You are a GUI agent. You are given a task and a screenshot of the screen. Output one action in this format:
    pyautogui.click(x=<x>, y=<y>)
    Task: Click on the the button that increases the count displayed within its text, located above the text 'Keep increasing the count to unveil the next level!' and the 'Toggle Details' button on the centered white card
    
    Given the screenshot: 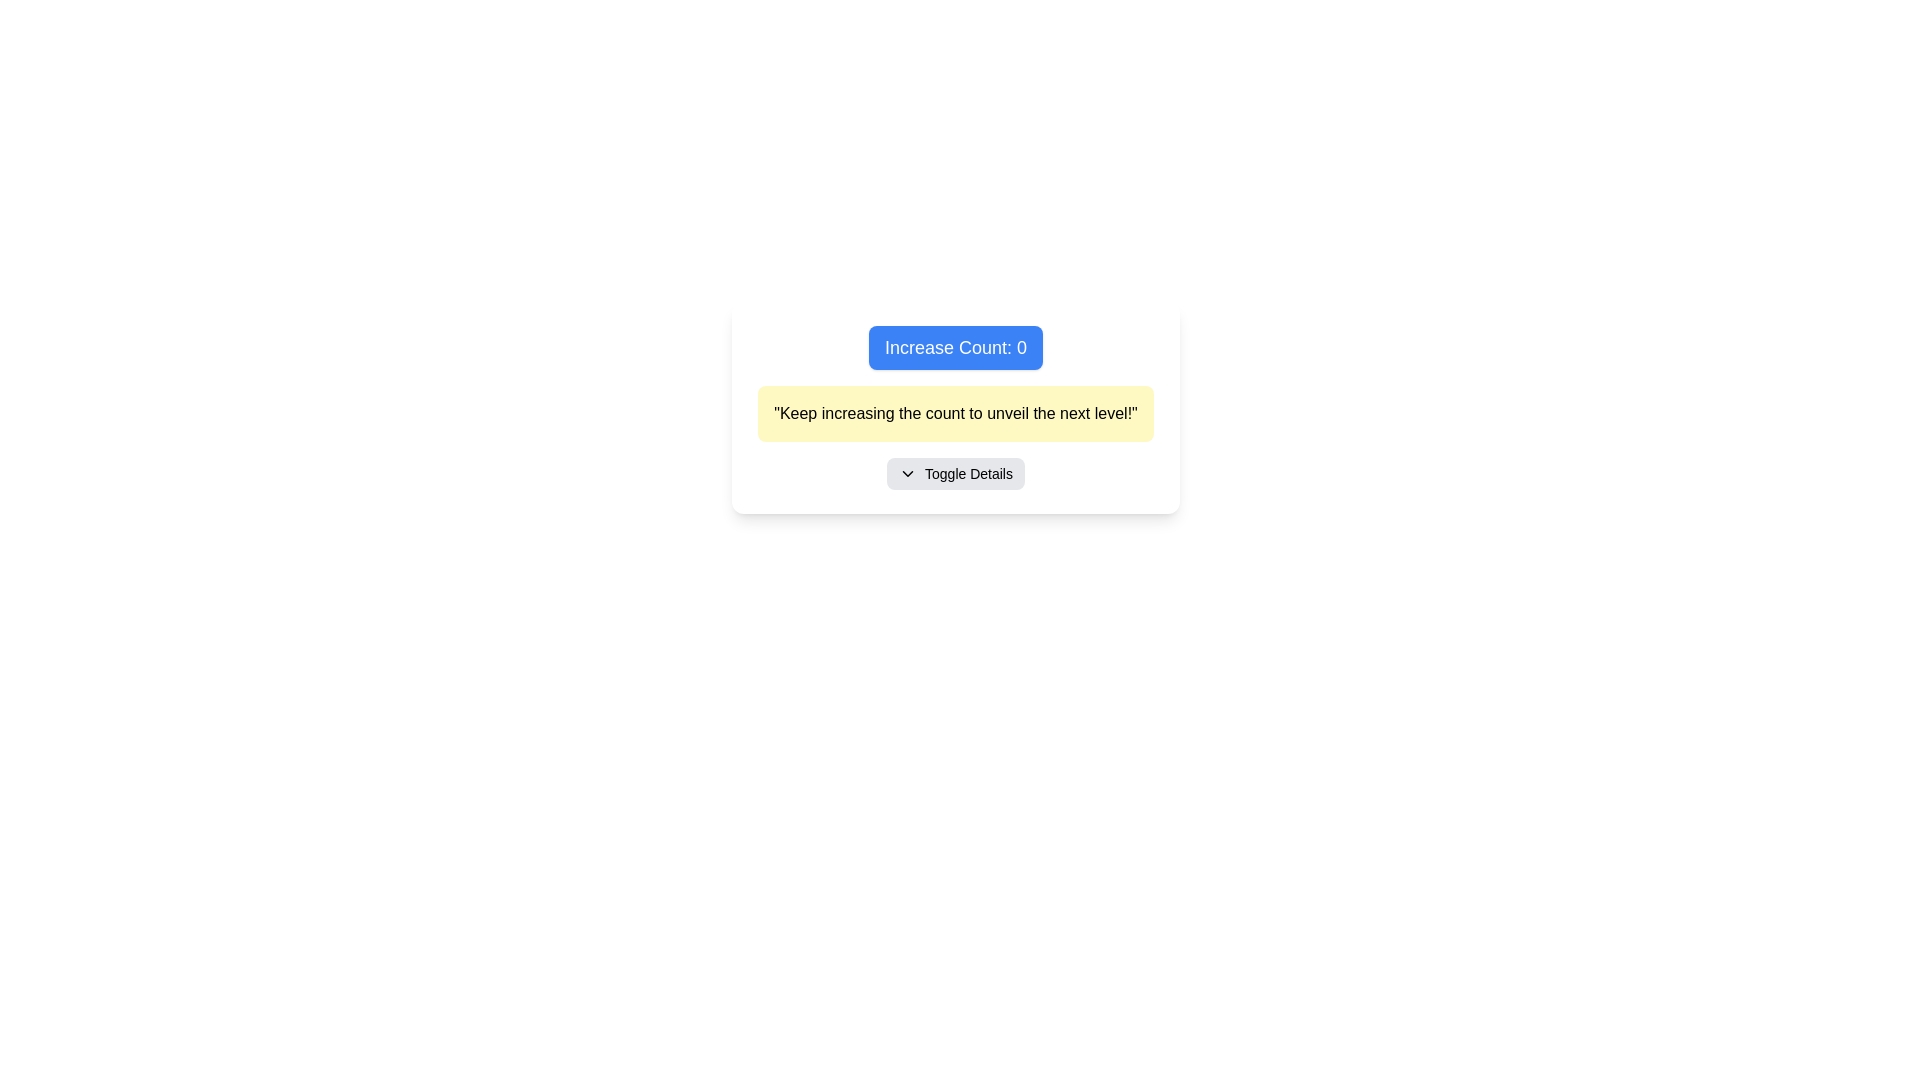 What is the action you would take?
    pyautogui.click(x=954, y=346)
    